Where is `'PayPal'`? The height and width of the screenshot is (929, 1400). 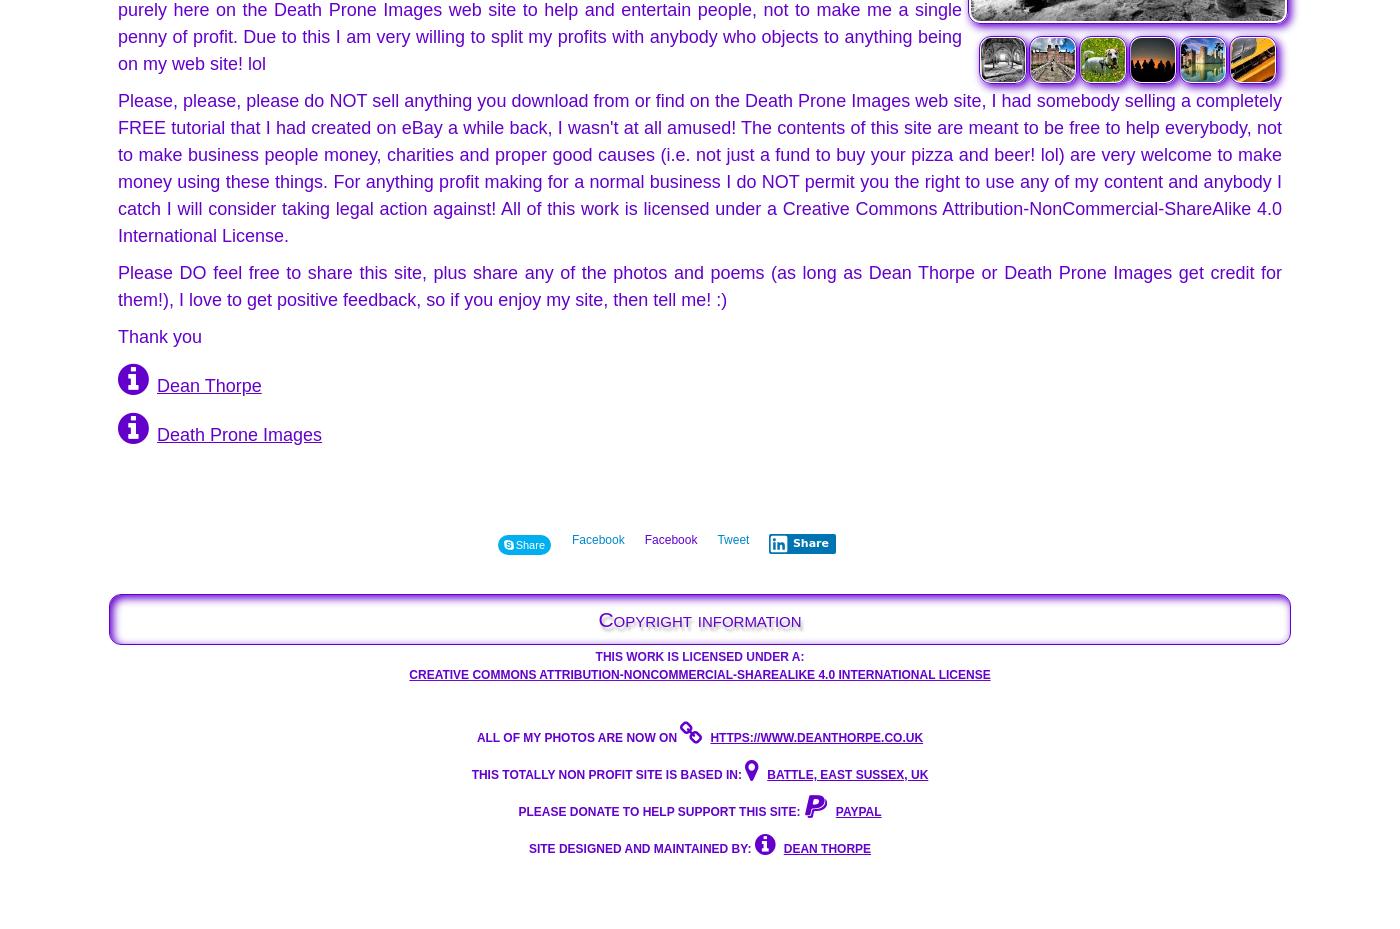 'PayPal' is located at coordinates (858, 811).